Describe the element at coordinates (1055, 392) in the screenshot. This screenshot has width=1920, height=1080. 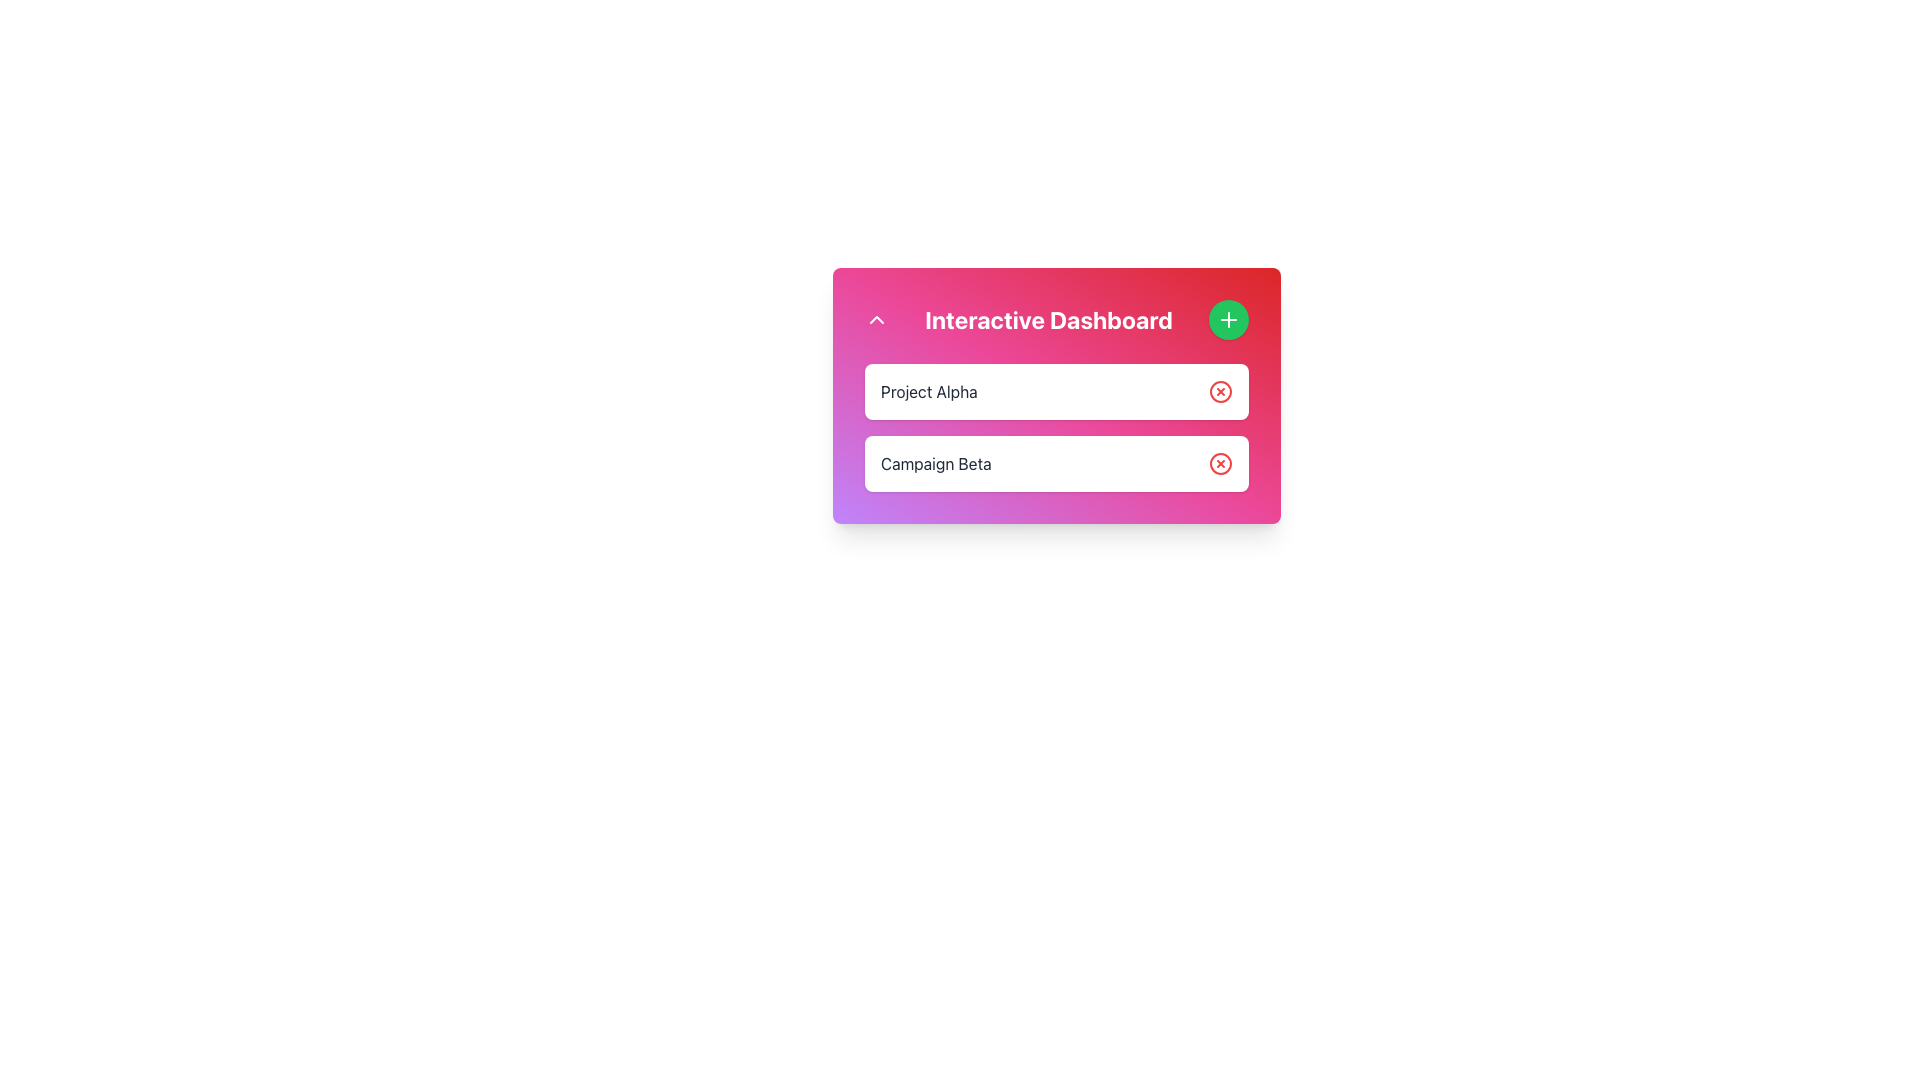
I see `the first list item labeled 'Project Alpha' which features a red close icon on the right and is part of the 'Interactive Dashboard'` at that location.